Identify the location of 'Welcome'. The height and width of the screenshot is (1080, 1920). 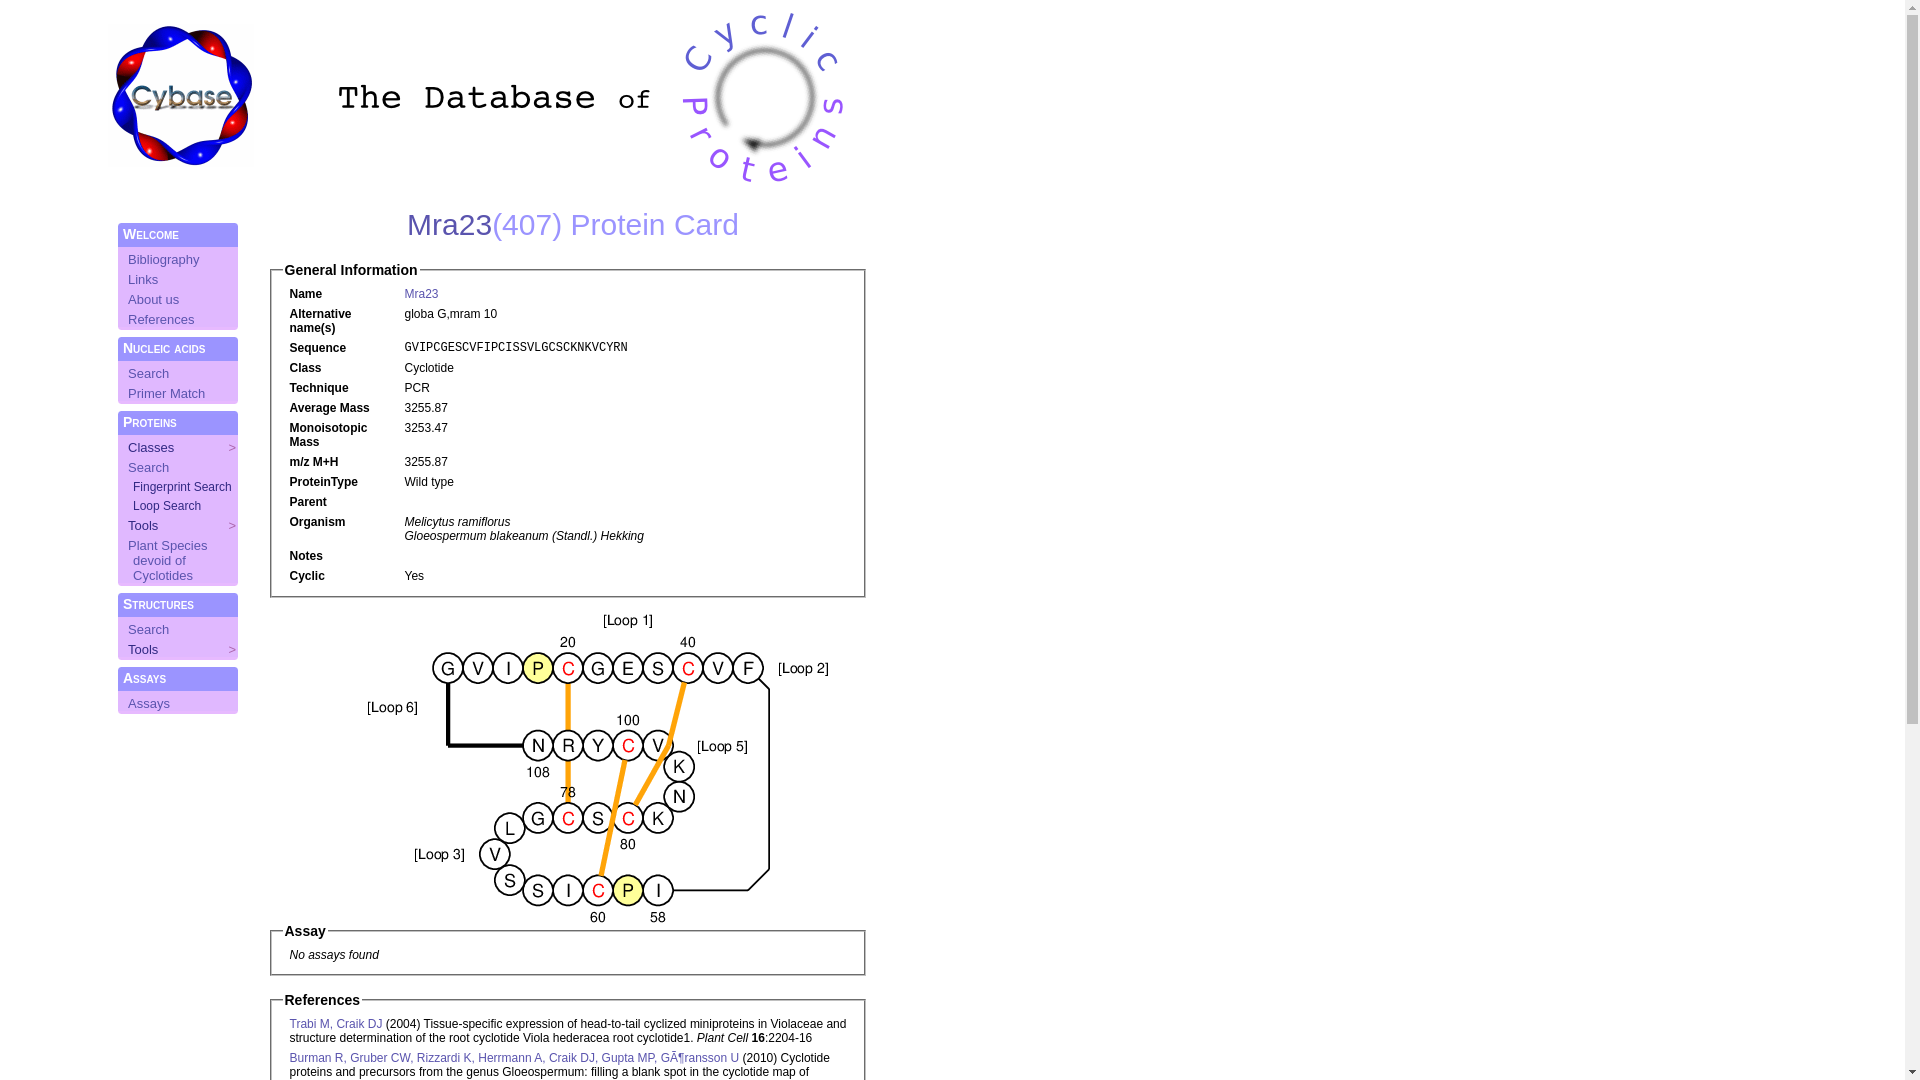
(149, 233).